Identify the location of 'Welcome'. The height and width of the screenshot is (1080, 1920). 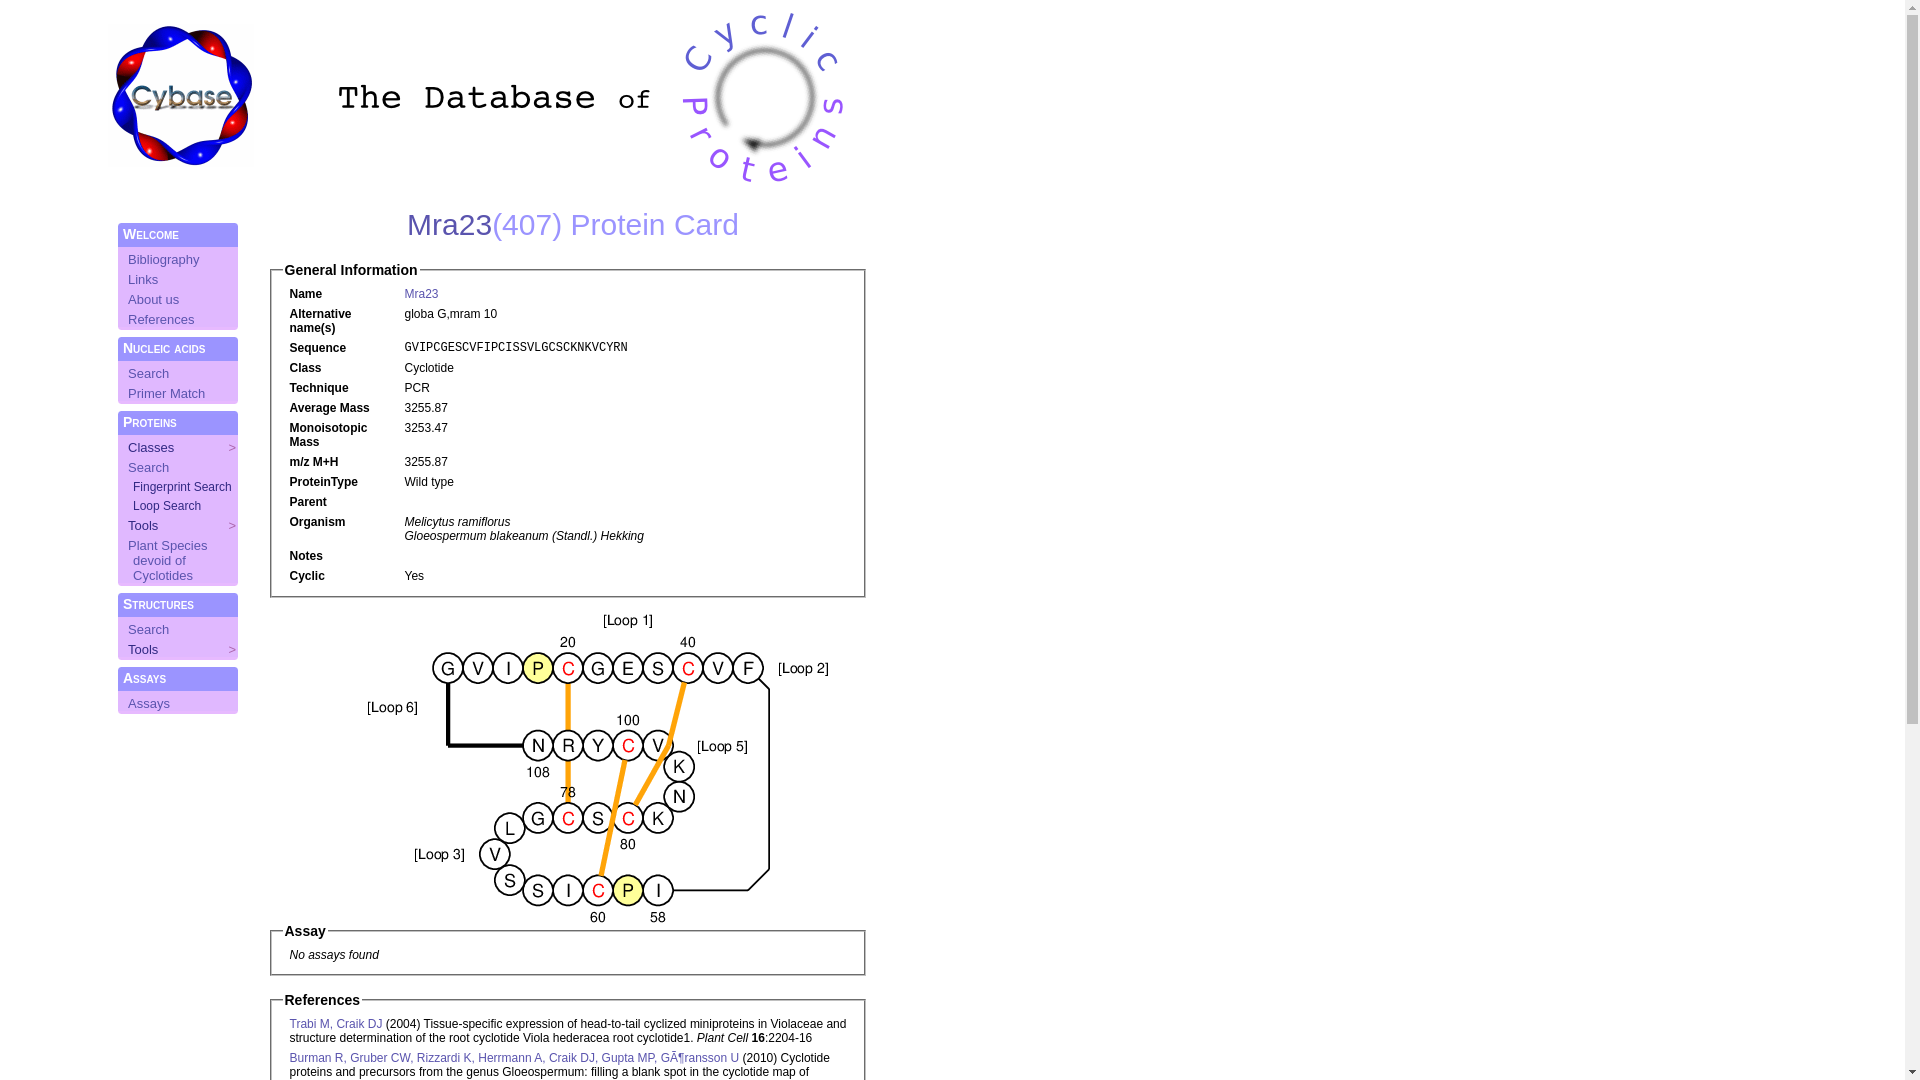
(149, 233).